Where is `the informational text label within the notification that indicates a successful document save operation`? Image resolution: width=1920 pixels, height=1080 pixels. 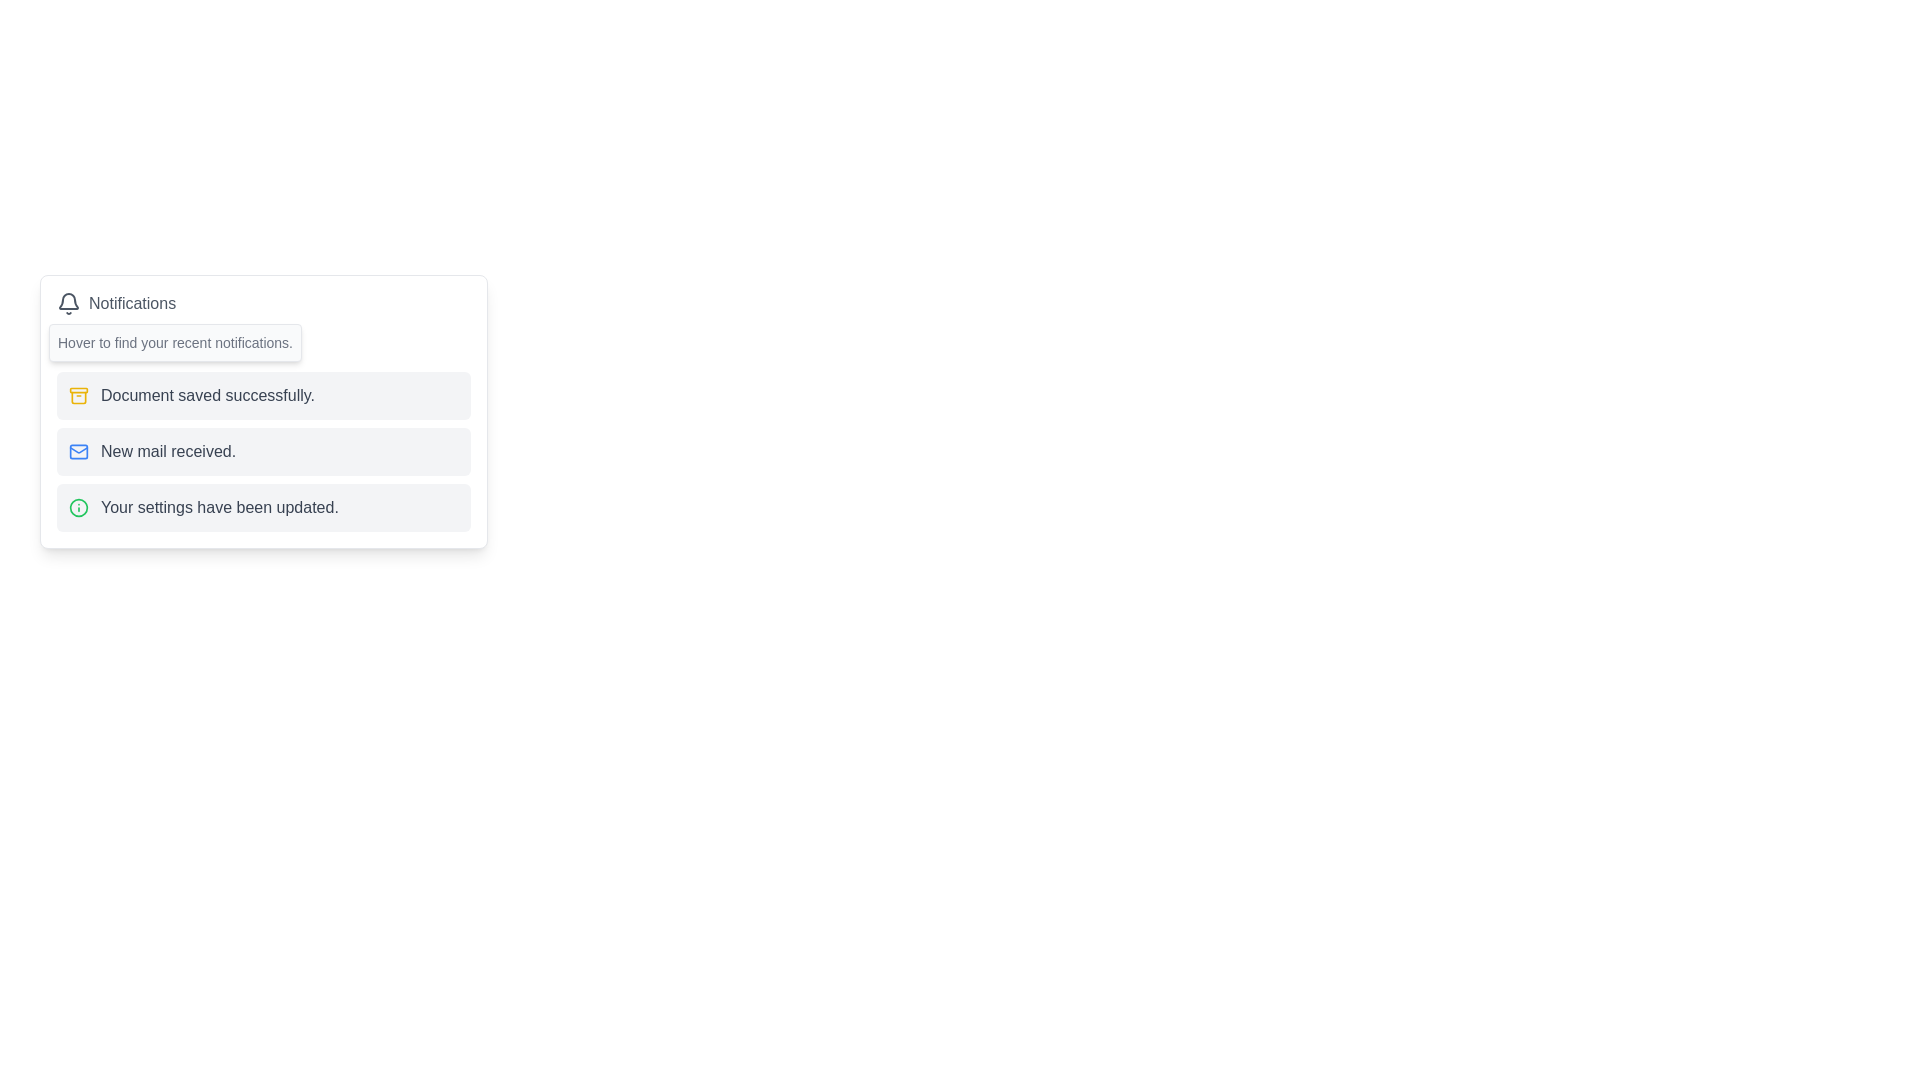
the informational text label within the notification that indicates a successful document save operation is located at coordinates (207, 396).